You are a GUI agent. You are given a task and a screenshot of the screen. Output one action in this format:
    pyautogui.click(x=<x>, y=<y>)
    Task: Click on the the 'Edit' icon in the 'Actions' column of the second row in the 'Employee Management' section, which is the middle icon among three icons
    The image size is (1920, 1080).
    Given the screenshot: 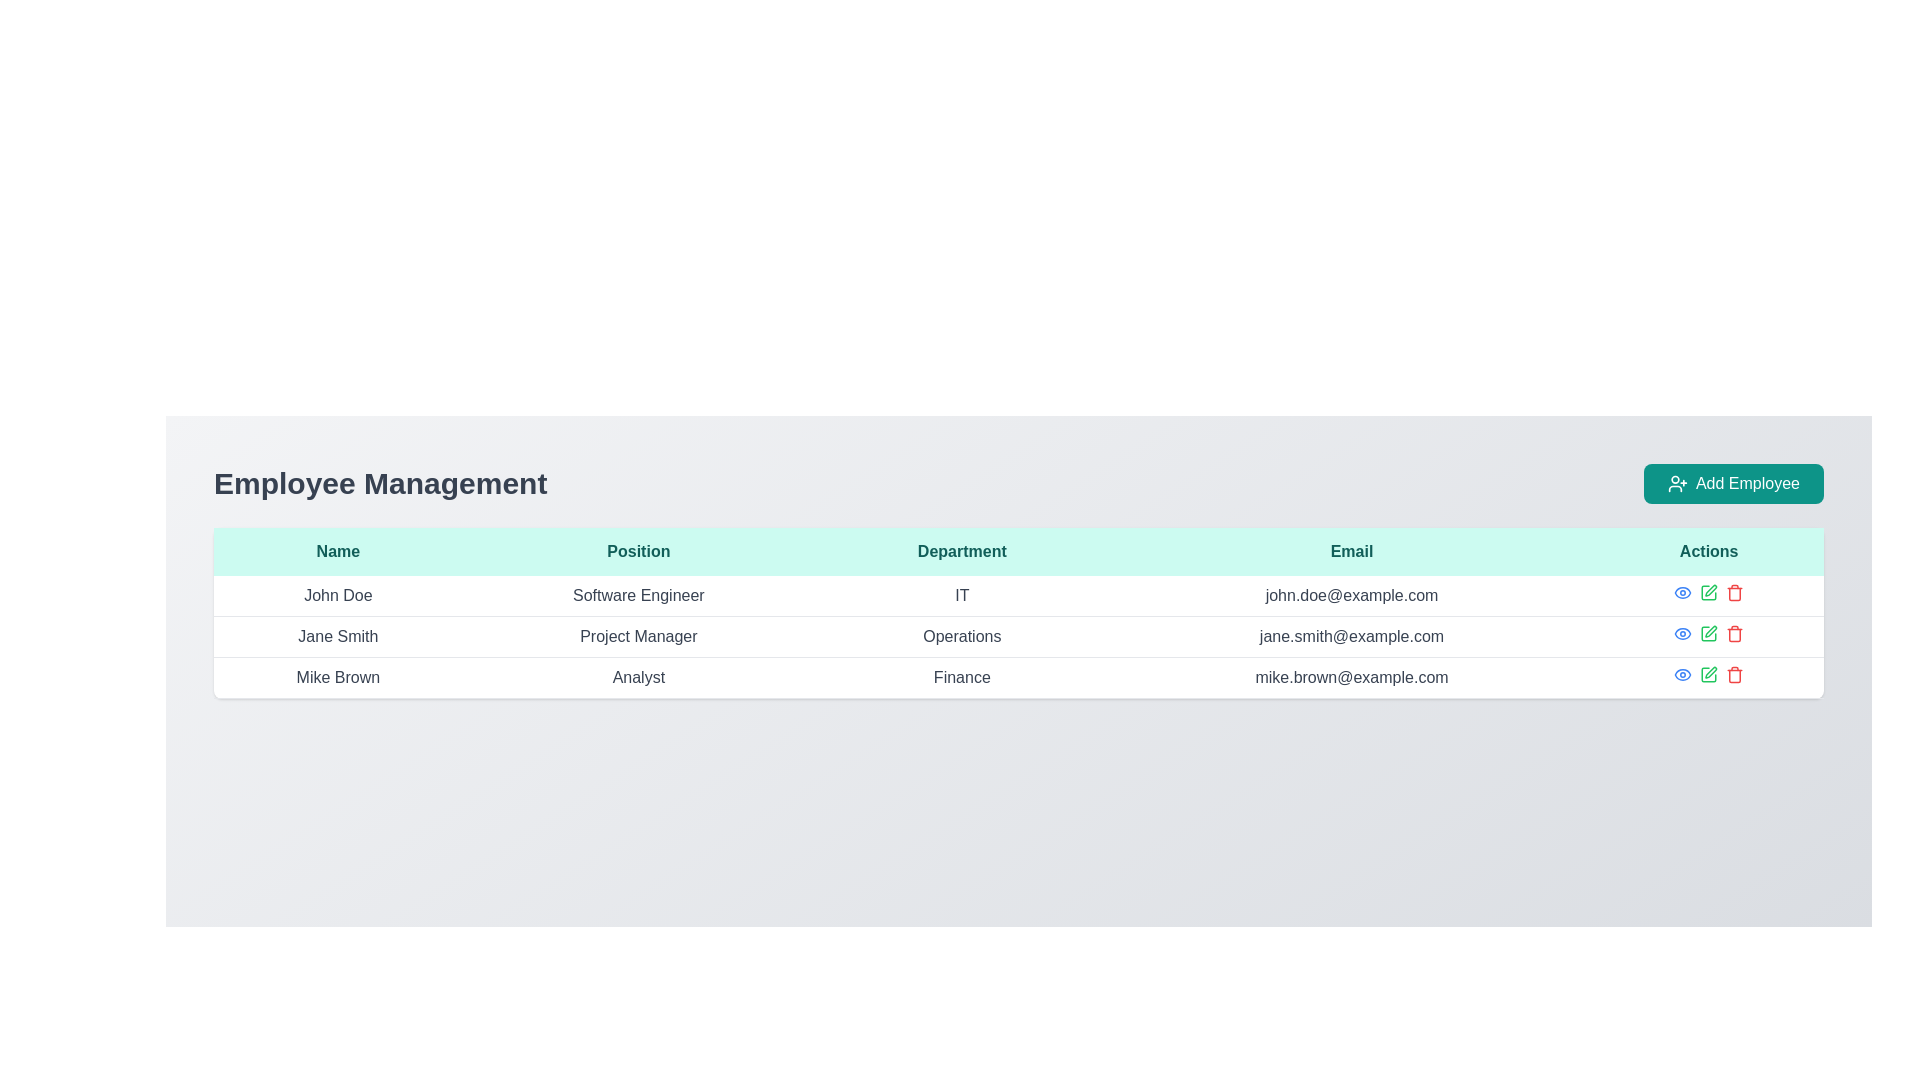 What is the action you would take?
    pyautogui.click(x=1708, y=633)
    